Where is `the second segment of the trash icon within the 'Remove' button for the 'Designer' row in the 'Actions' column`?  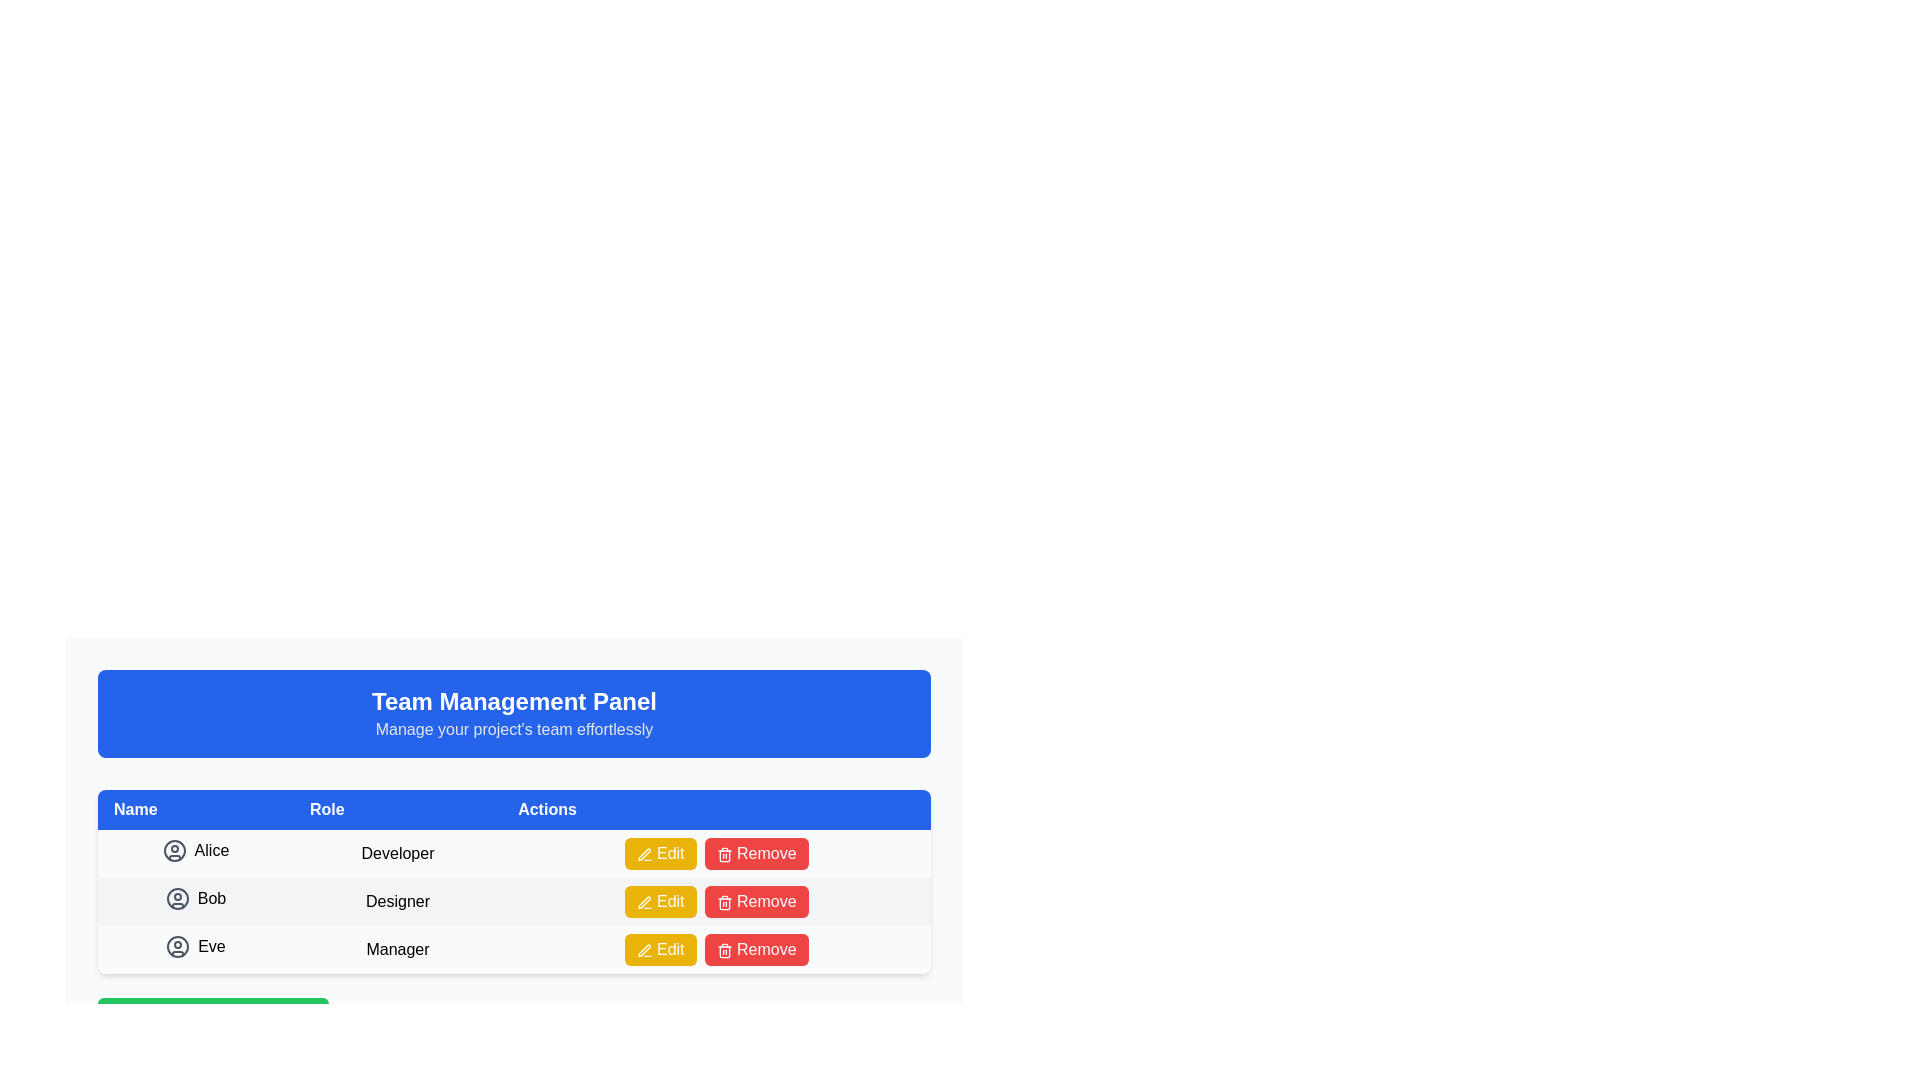
the second segment of the trash icon within the 'Remove' button for the 'Designer' row in the 'Actions' column is located at coordinates (723, 951).